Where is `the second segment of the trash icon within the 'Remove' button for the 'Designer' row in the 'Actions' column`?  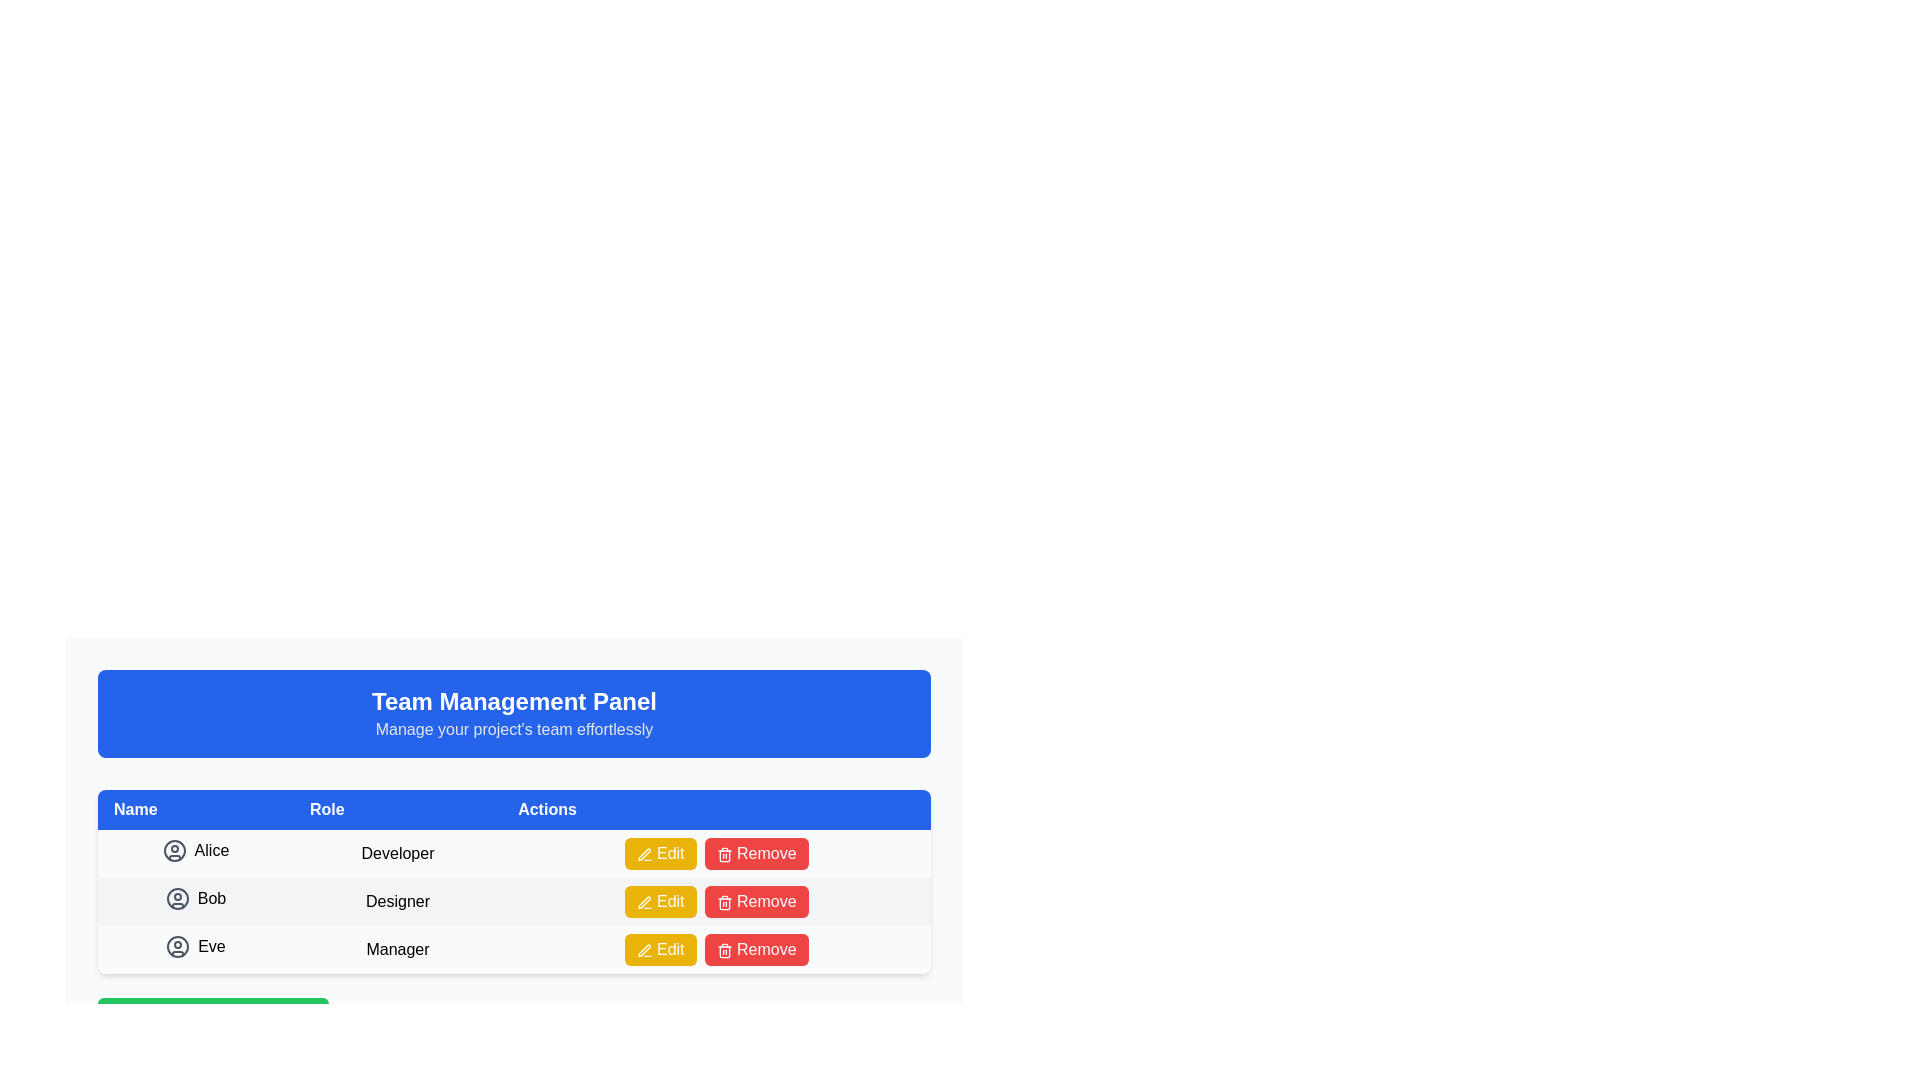
the second segment of the trash icon within the 'Remove' button for the 'Designer' row in the 'Actions' column is located at coordinates (723, 951).